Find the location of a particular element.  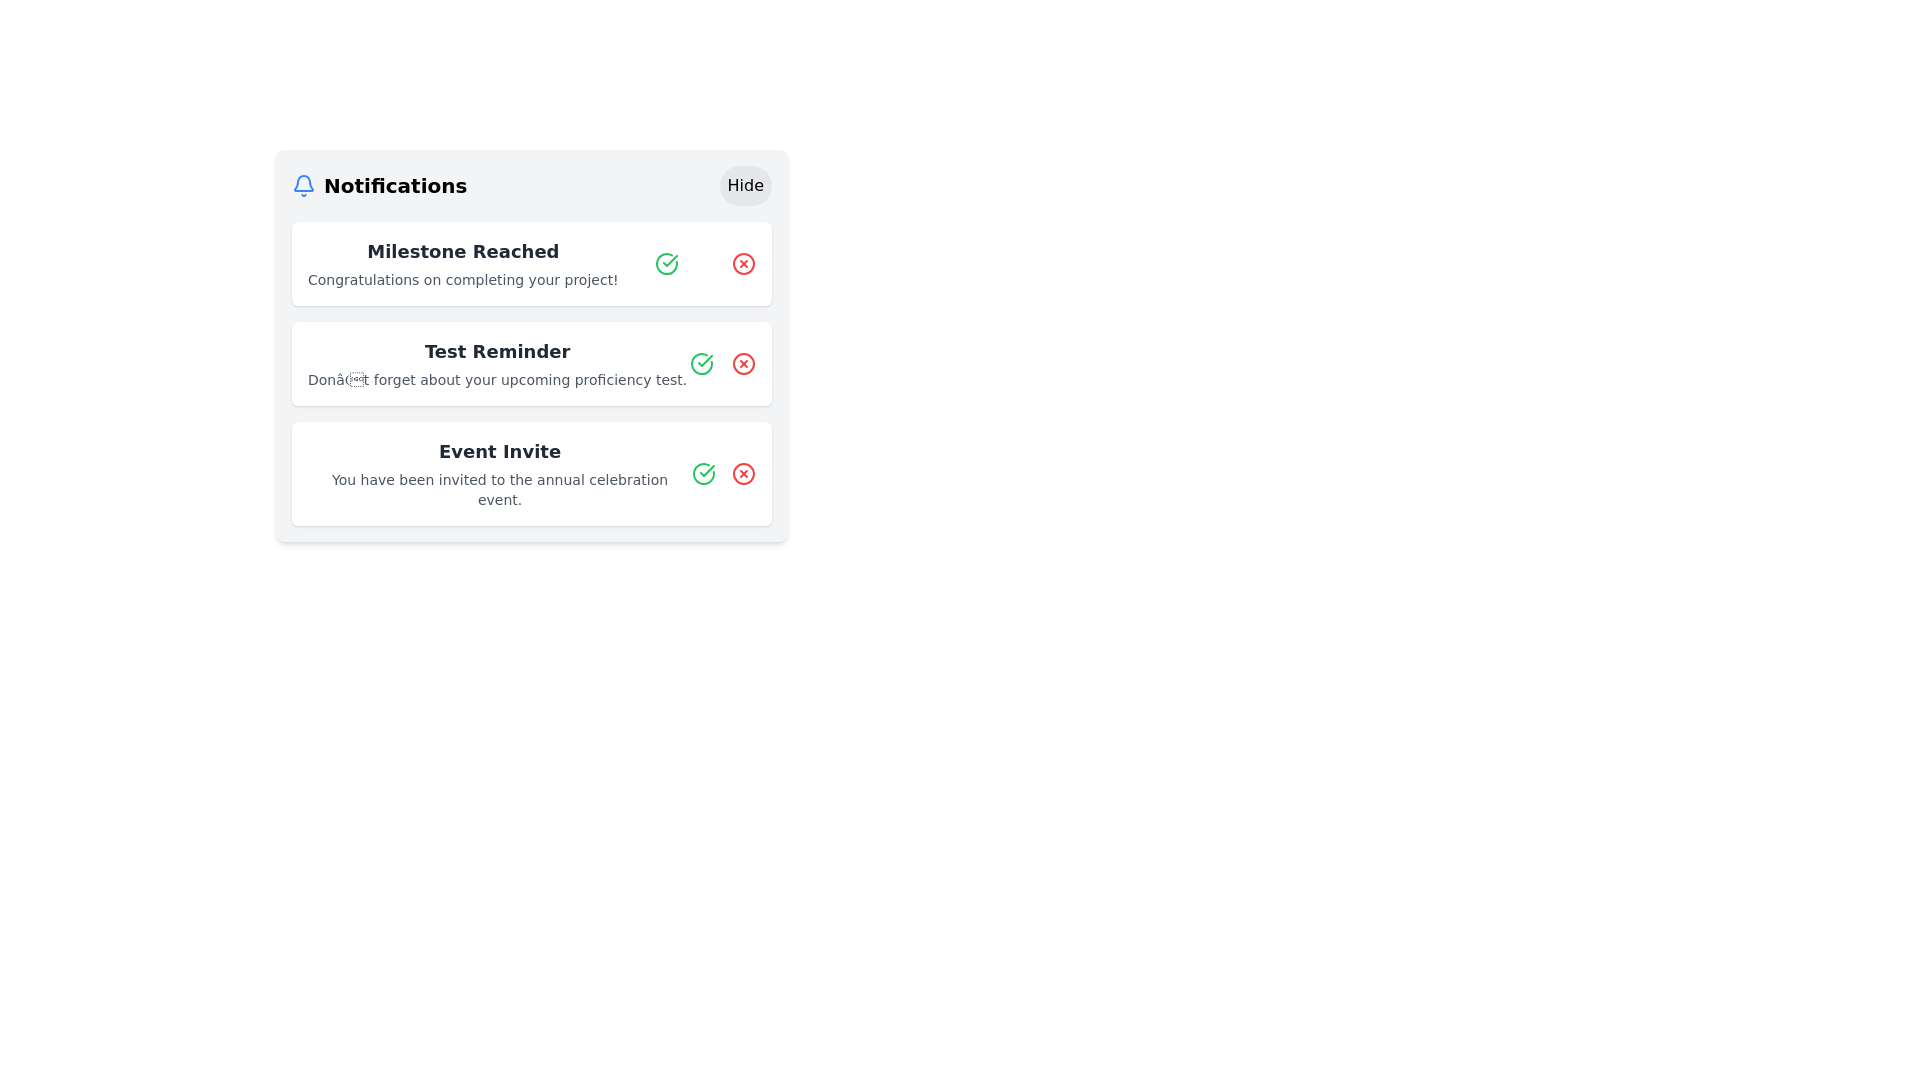

the red circular dismiss button with a cross (X) inside, located next to the 'Test Reminder' notification is located at coordinates (743, 363).